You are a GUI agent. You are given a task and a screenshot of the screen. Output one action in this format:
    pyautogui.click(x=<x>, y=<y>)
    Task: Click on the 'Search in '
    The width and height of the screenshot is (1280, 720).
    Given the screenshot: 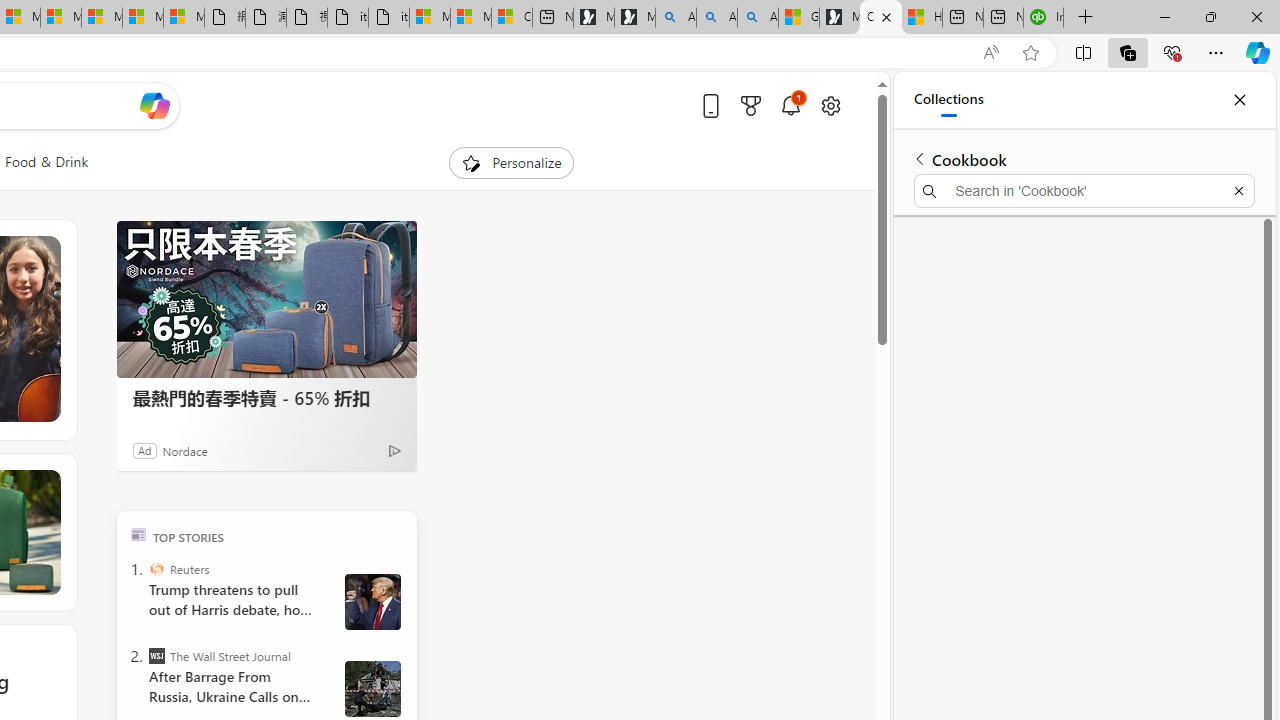 What is the action you would take?
    pyautogui.click(x=1083, y=191)
    